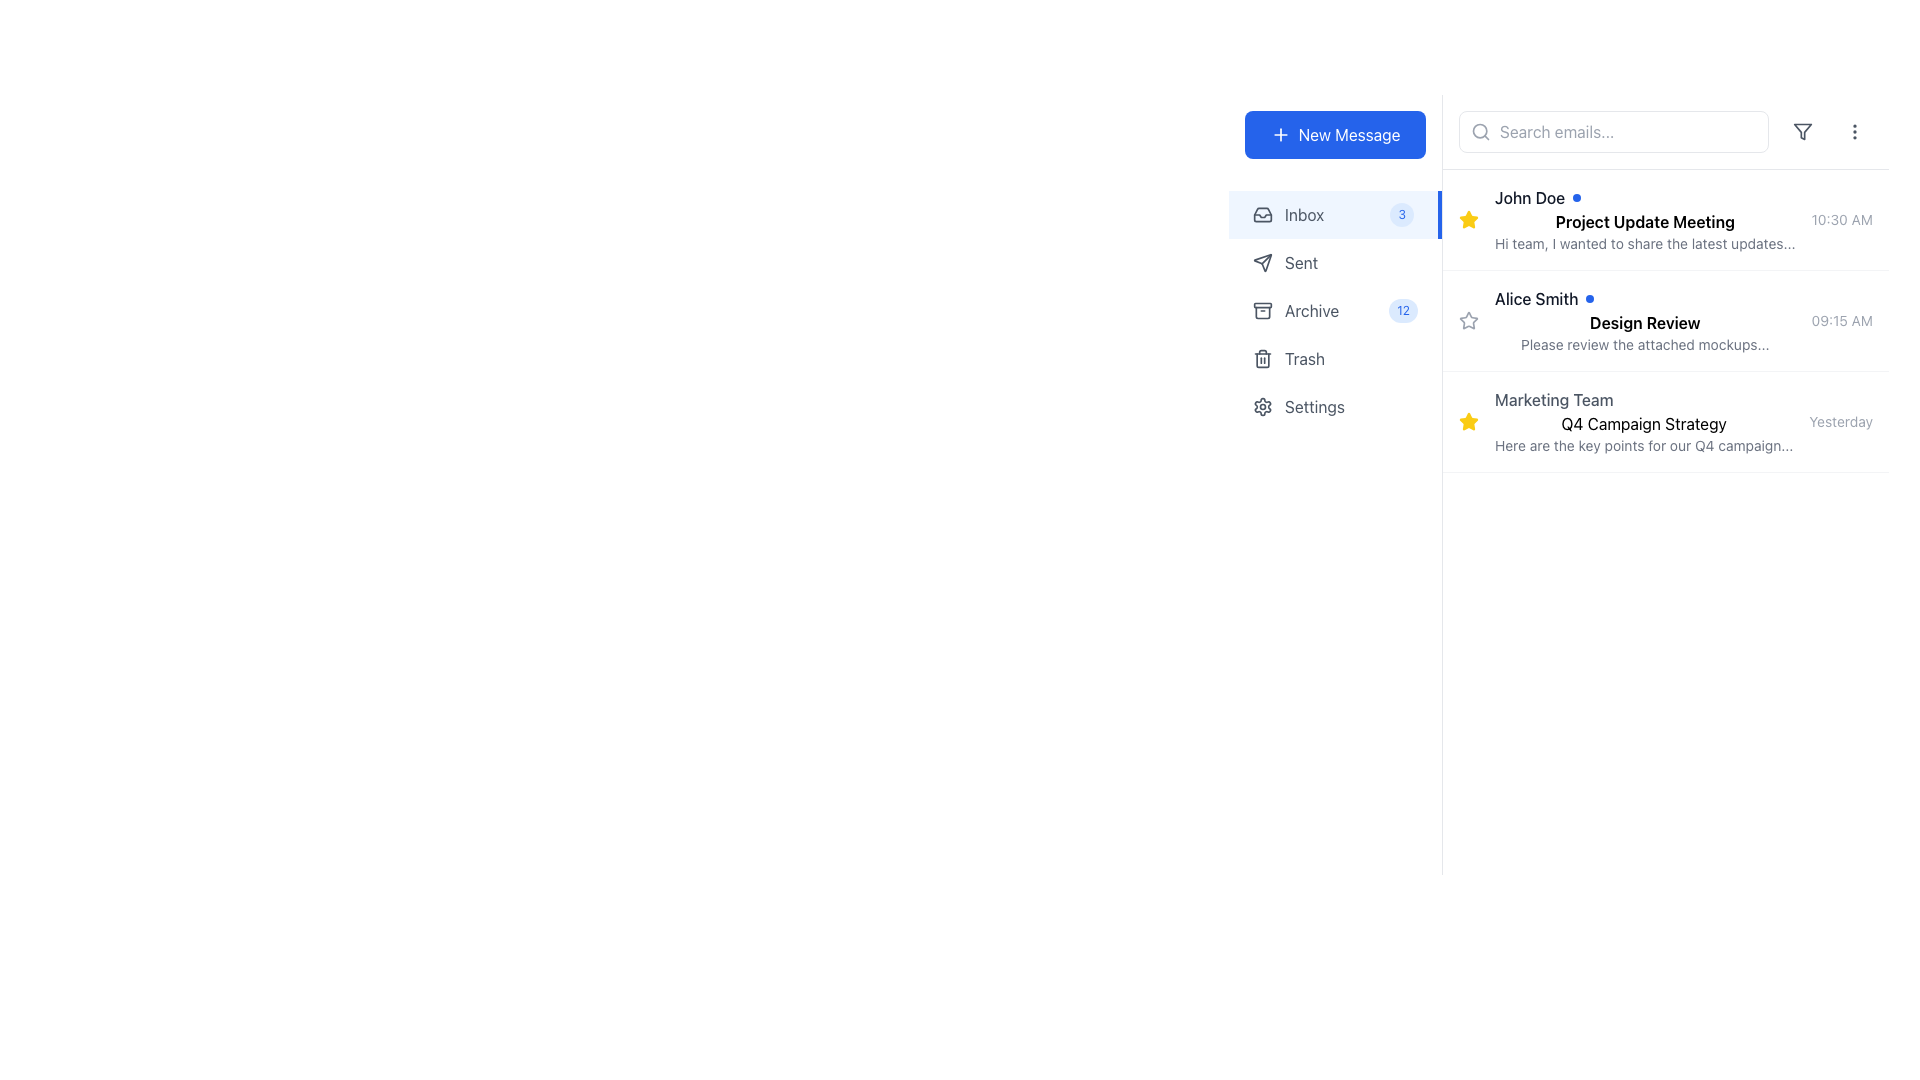  Describe the element at coordinates (1261, 215) in the screenshot. I see `the Inbox Icon located in the left vertical navigation menu, which is visually represented as a static indicator associated with the 'Inbox' label` at that location.